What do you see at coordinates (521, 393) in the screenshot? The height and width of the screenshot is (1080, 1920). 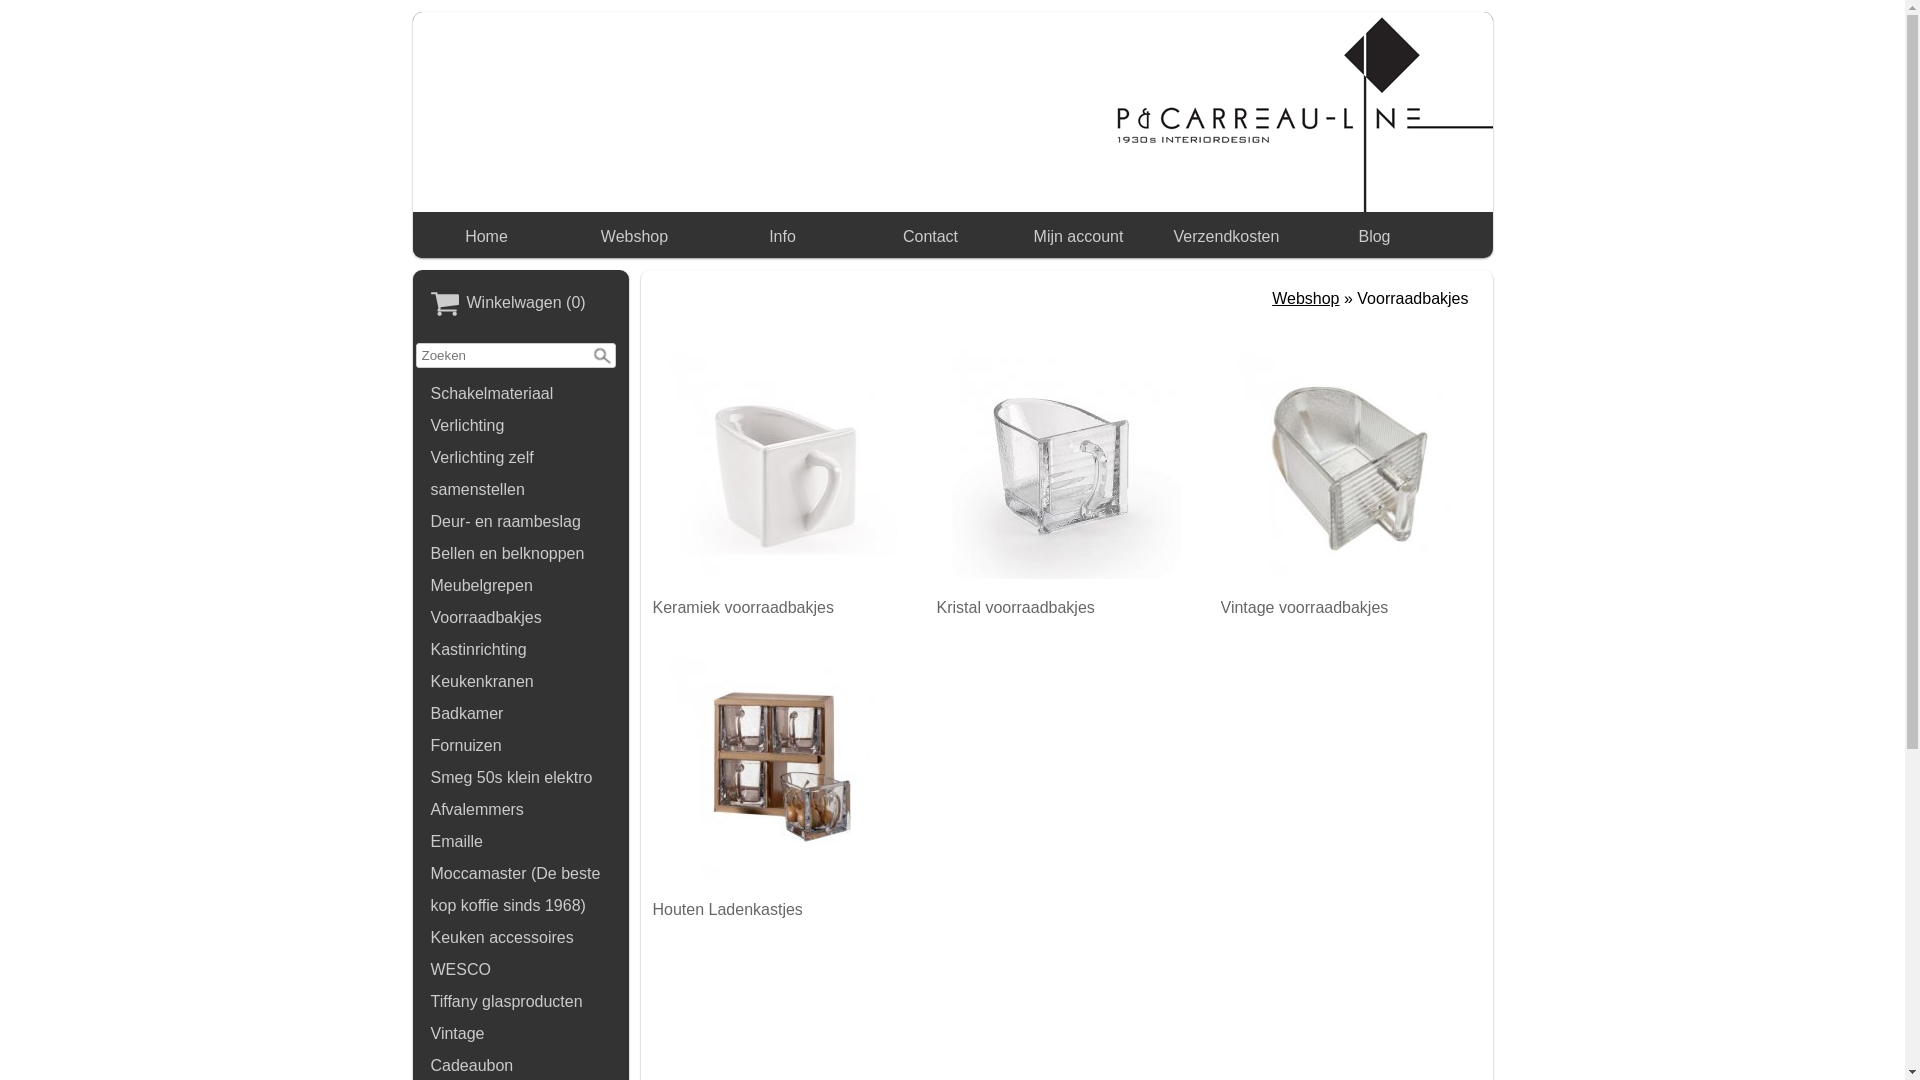 I see `'Schakelmateriaal'` at bounding box center [521, 393].